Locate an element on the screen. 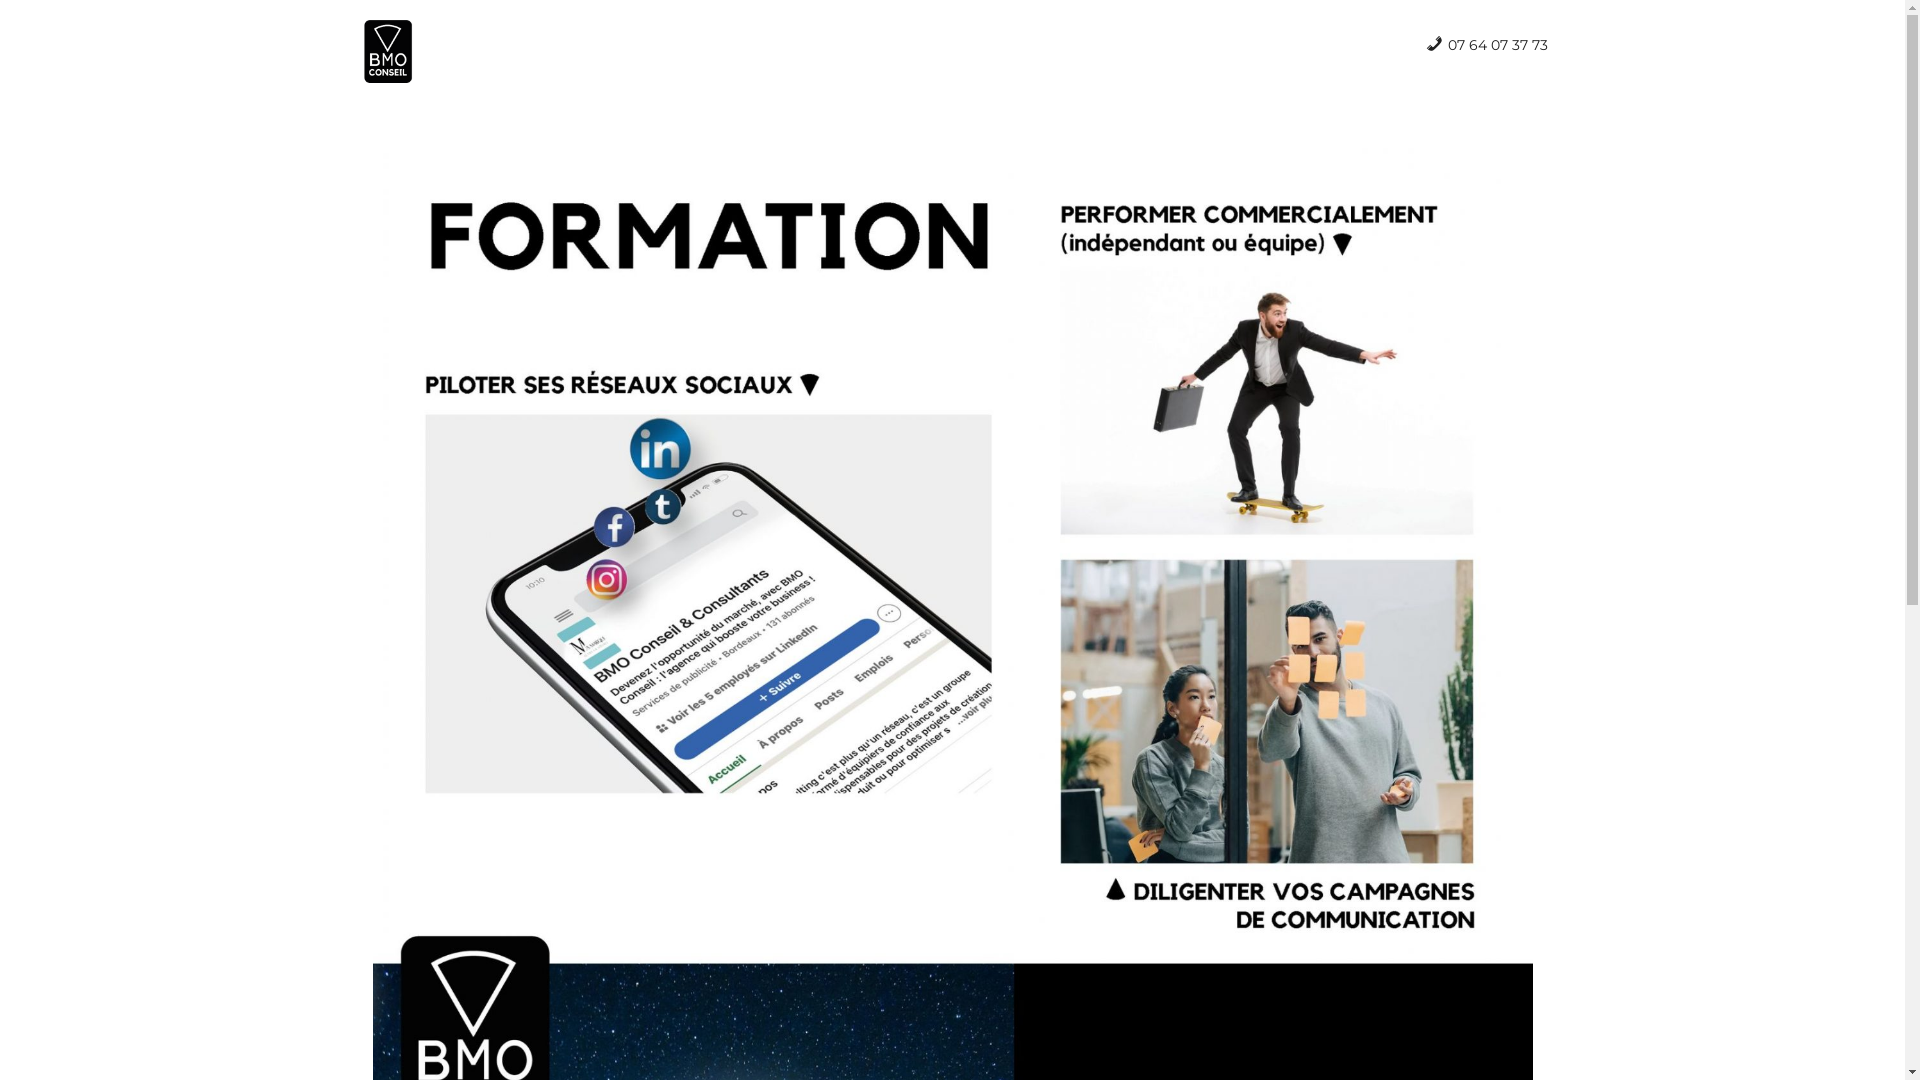  '07 64 07 37 73' is located at coordinates (1486, 45).